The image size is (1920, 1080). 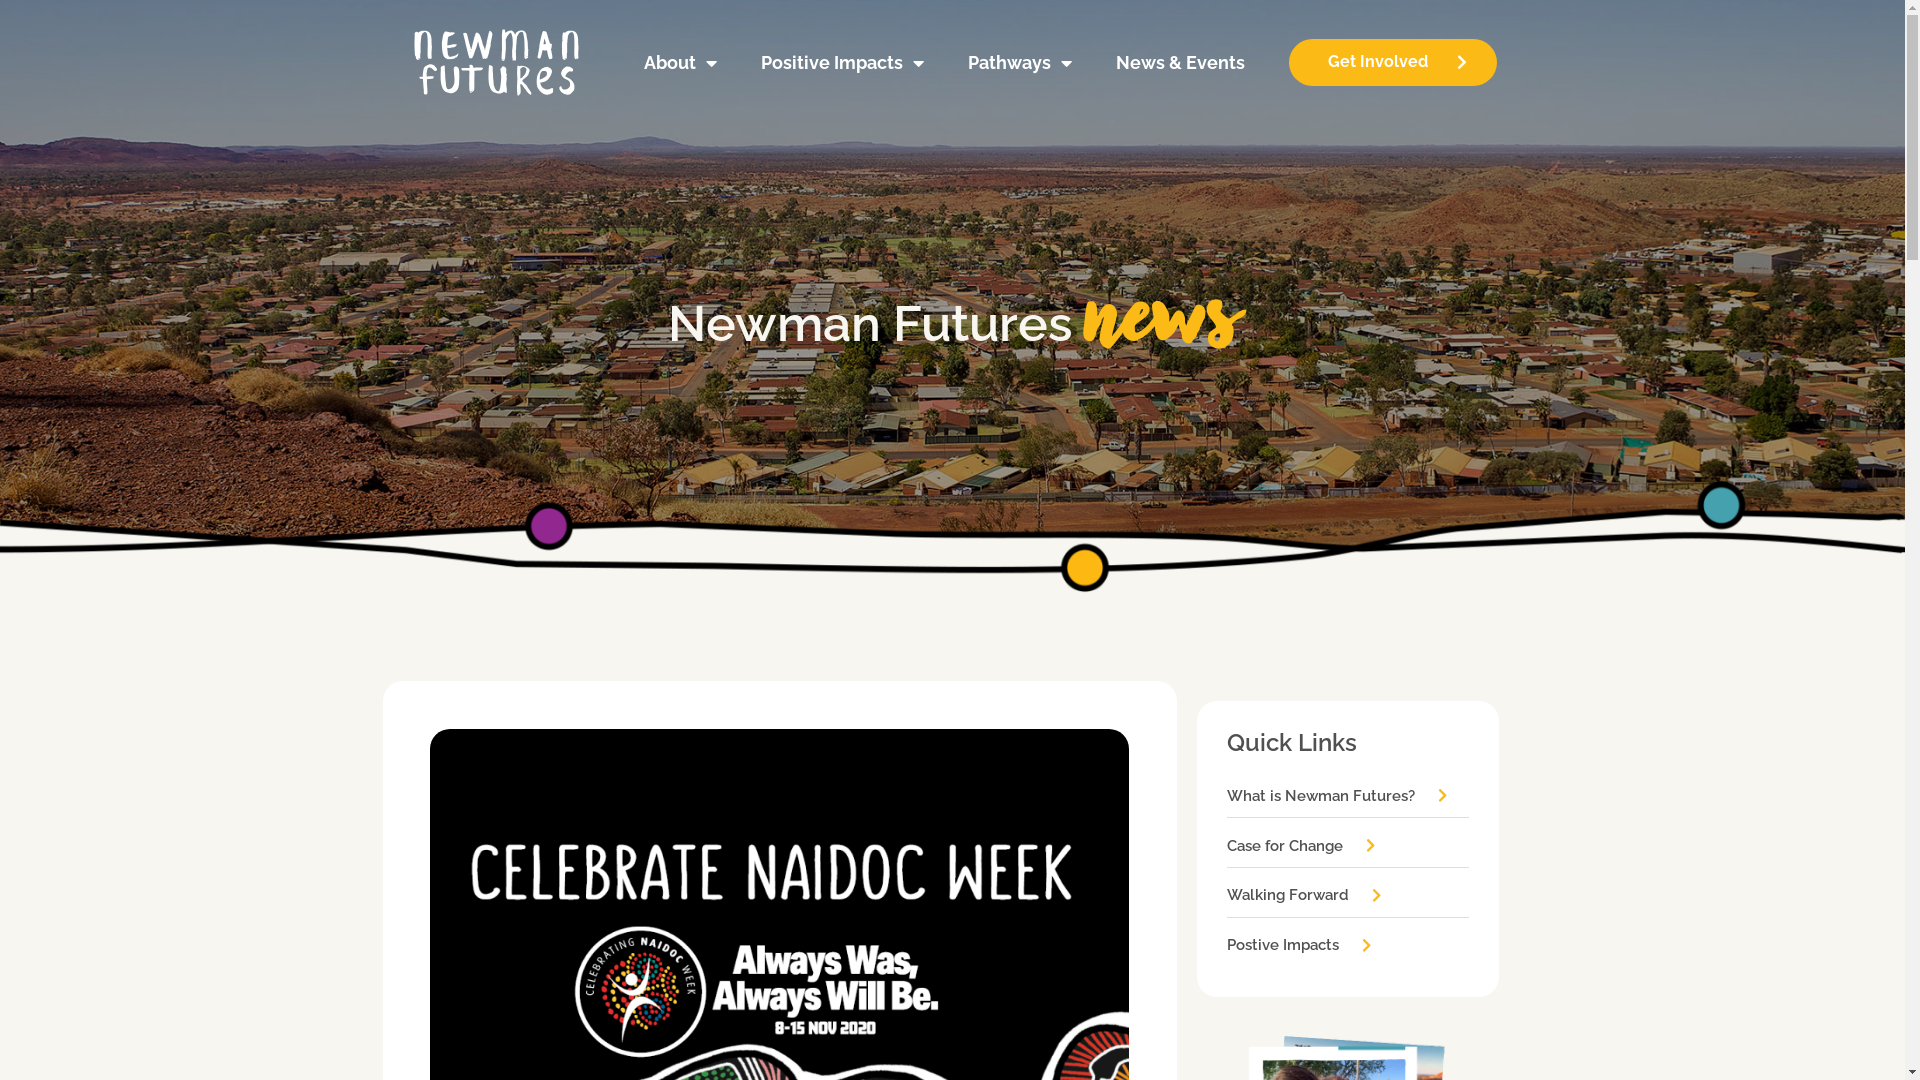 What do you see at coordinates (1300, 945) in the screenshot?
I see `'Postive Impacts'` at bounding box center [1300, 945].